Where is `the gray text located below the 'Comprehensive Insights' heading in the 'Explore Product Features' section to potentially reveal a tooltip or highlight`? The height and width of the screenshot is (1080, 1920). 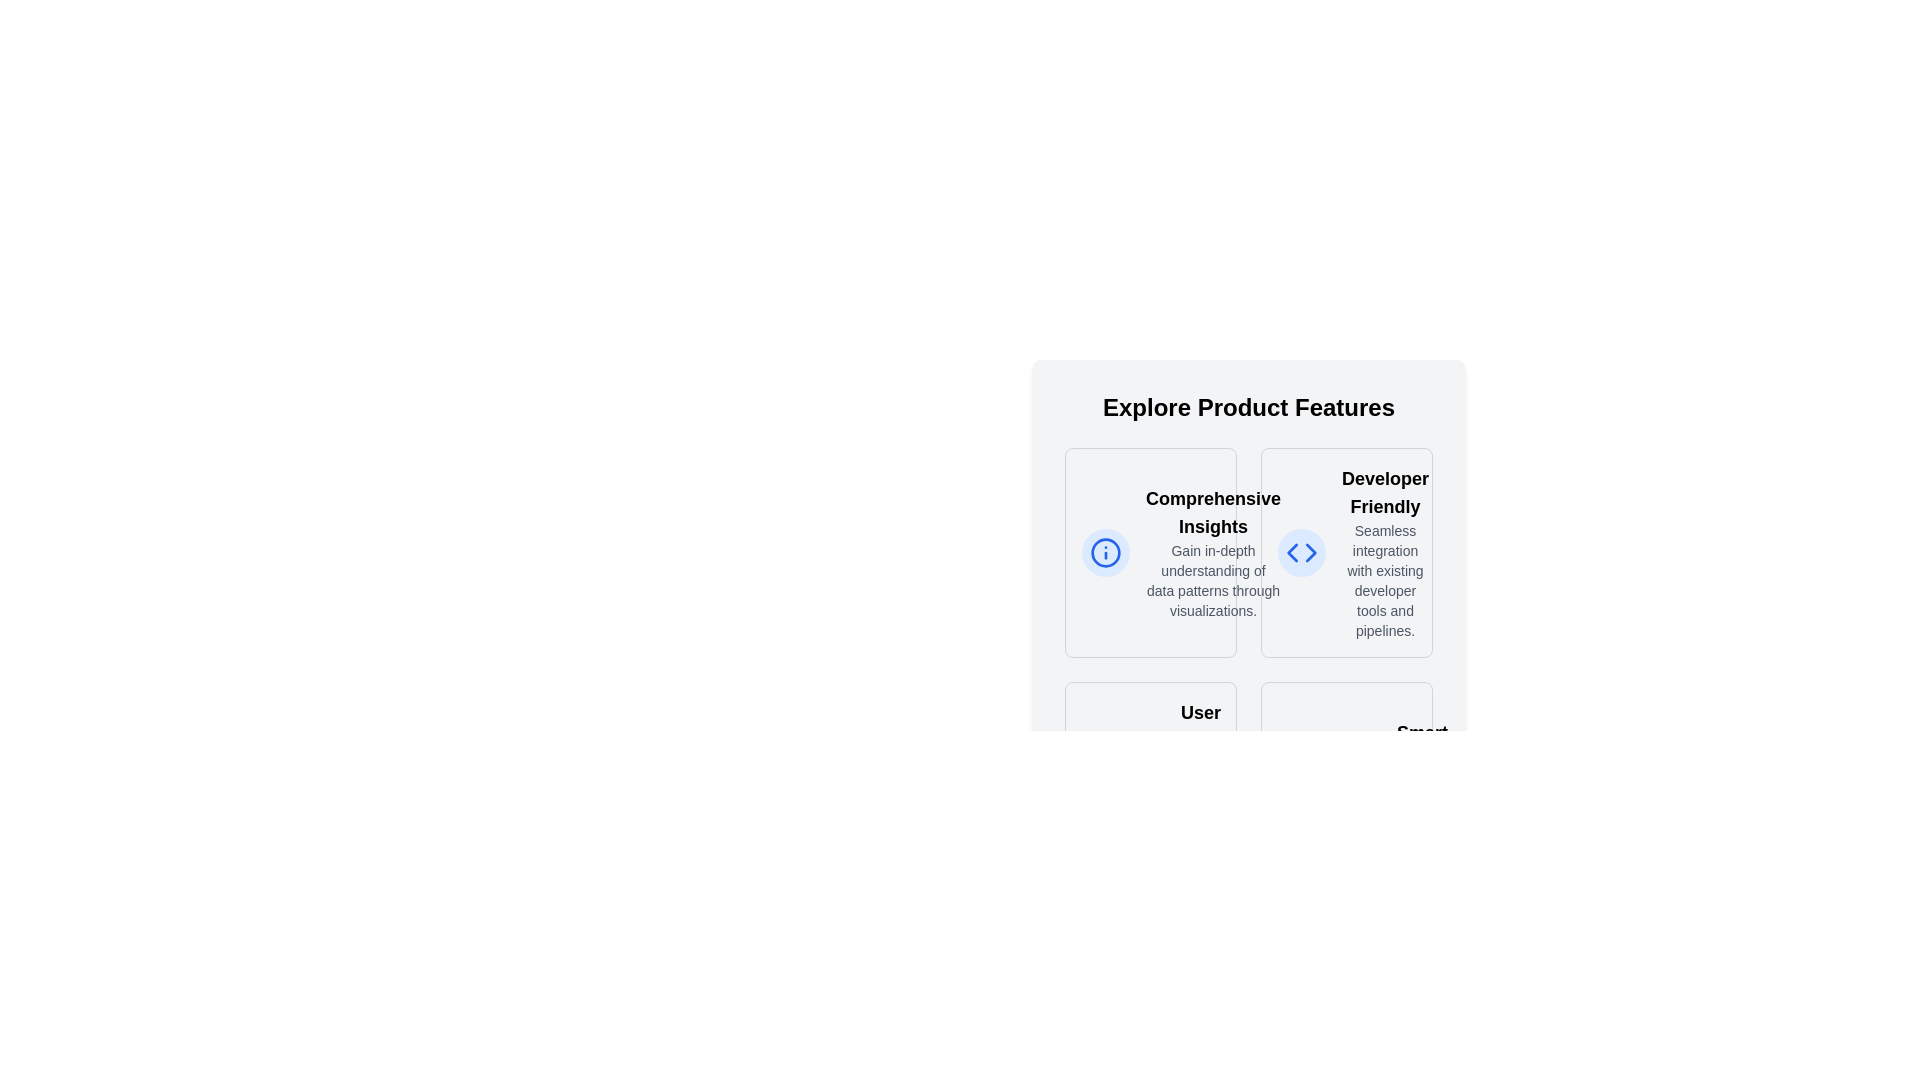 the gray text located below the 'Comprehensive Insights' heading in the 'Explore Product Features' section to potentially reveal a tooltip or highlight is located at coordinates (1212, 581).